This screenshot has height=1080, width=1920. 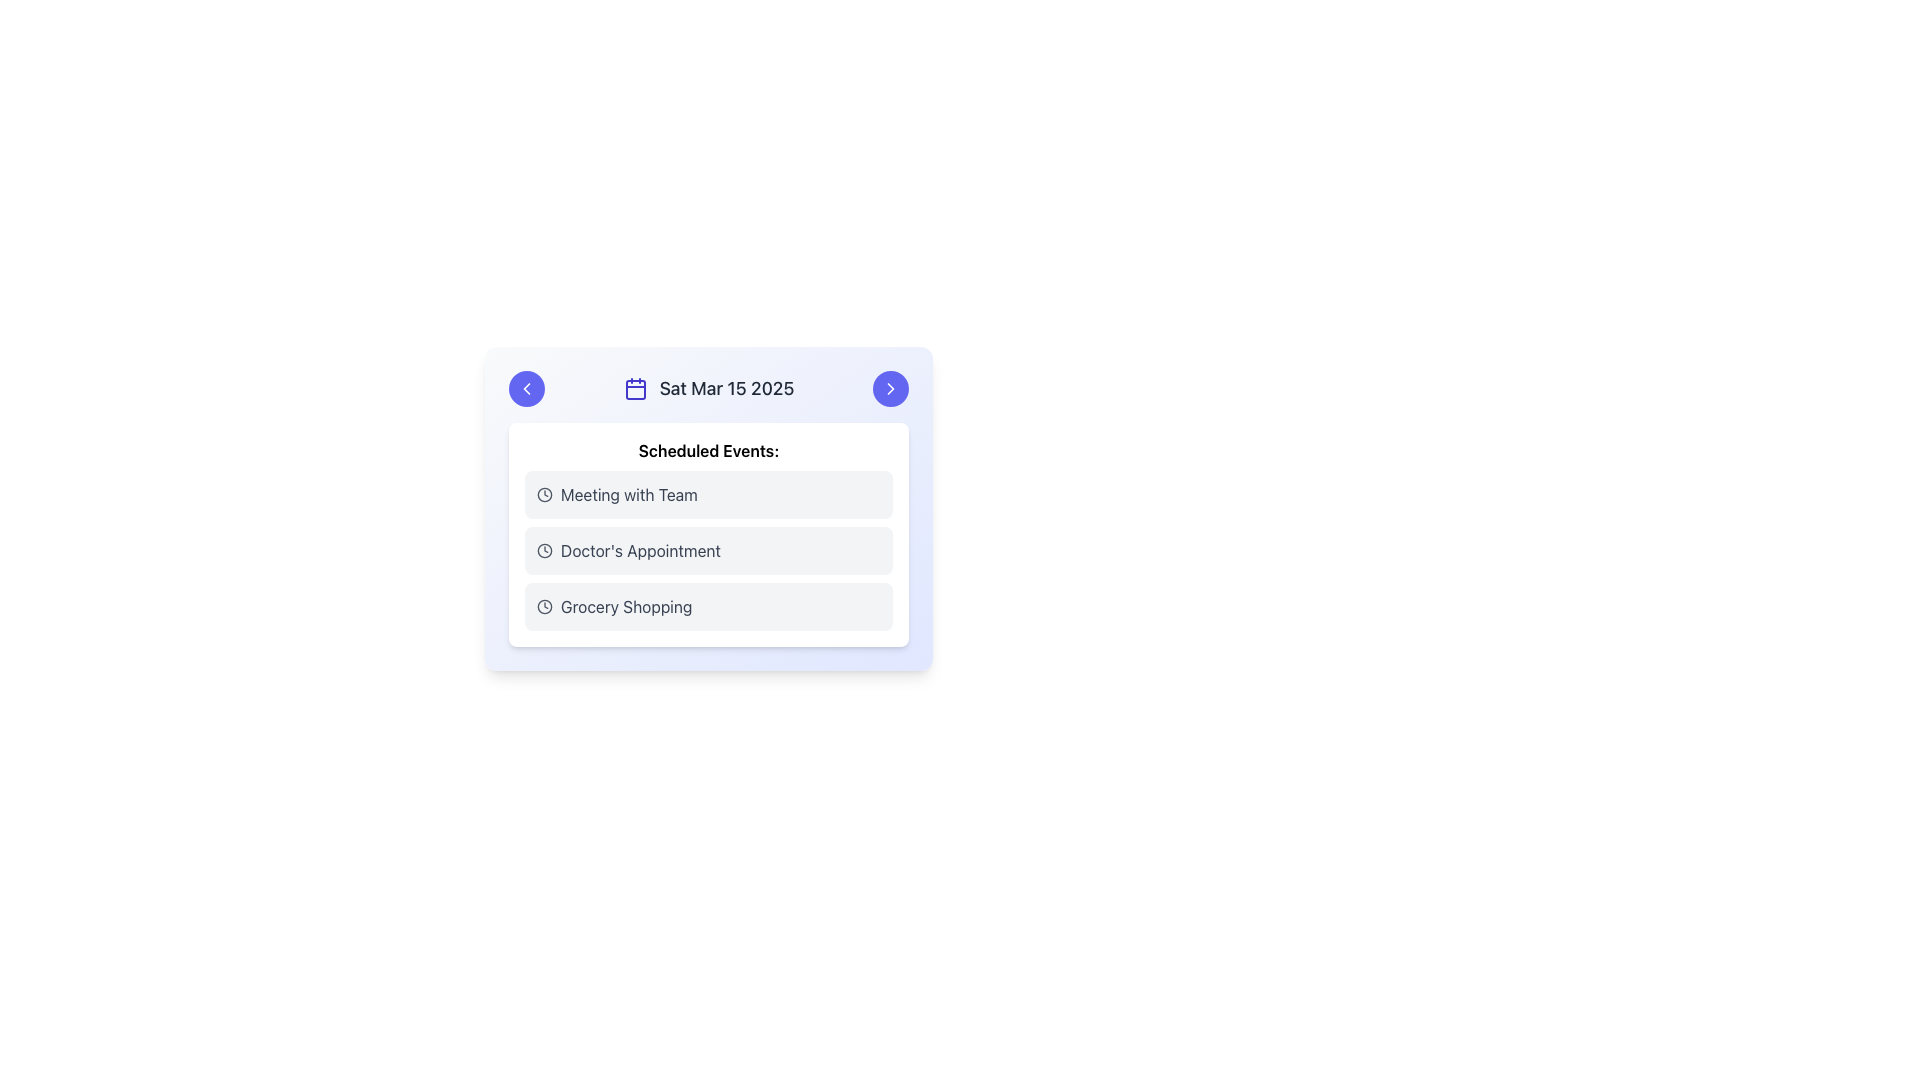 What do you see at coordinates (545, 605) in the screenshot?
I see `the minimalist clock icon located to the left of the 'Grocery Shopping' text` at bounding box center [545, 605].